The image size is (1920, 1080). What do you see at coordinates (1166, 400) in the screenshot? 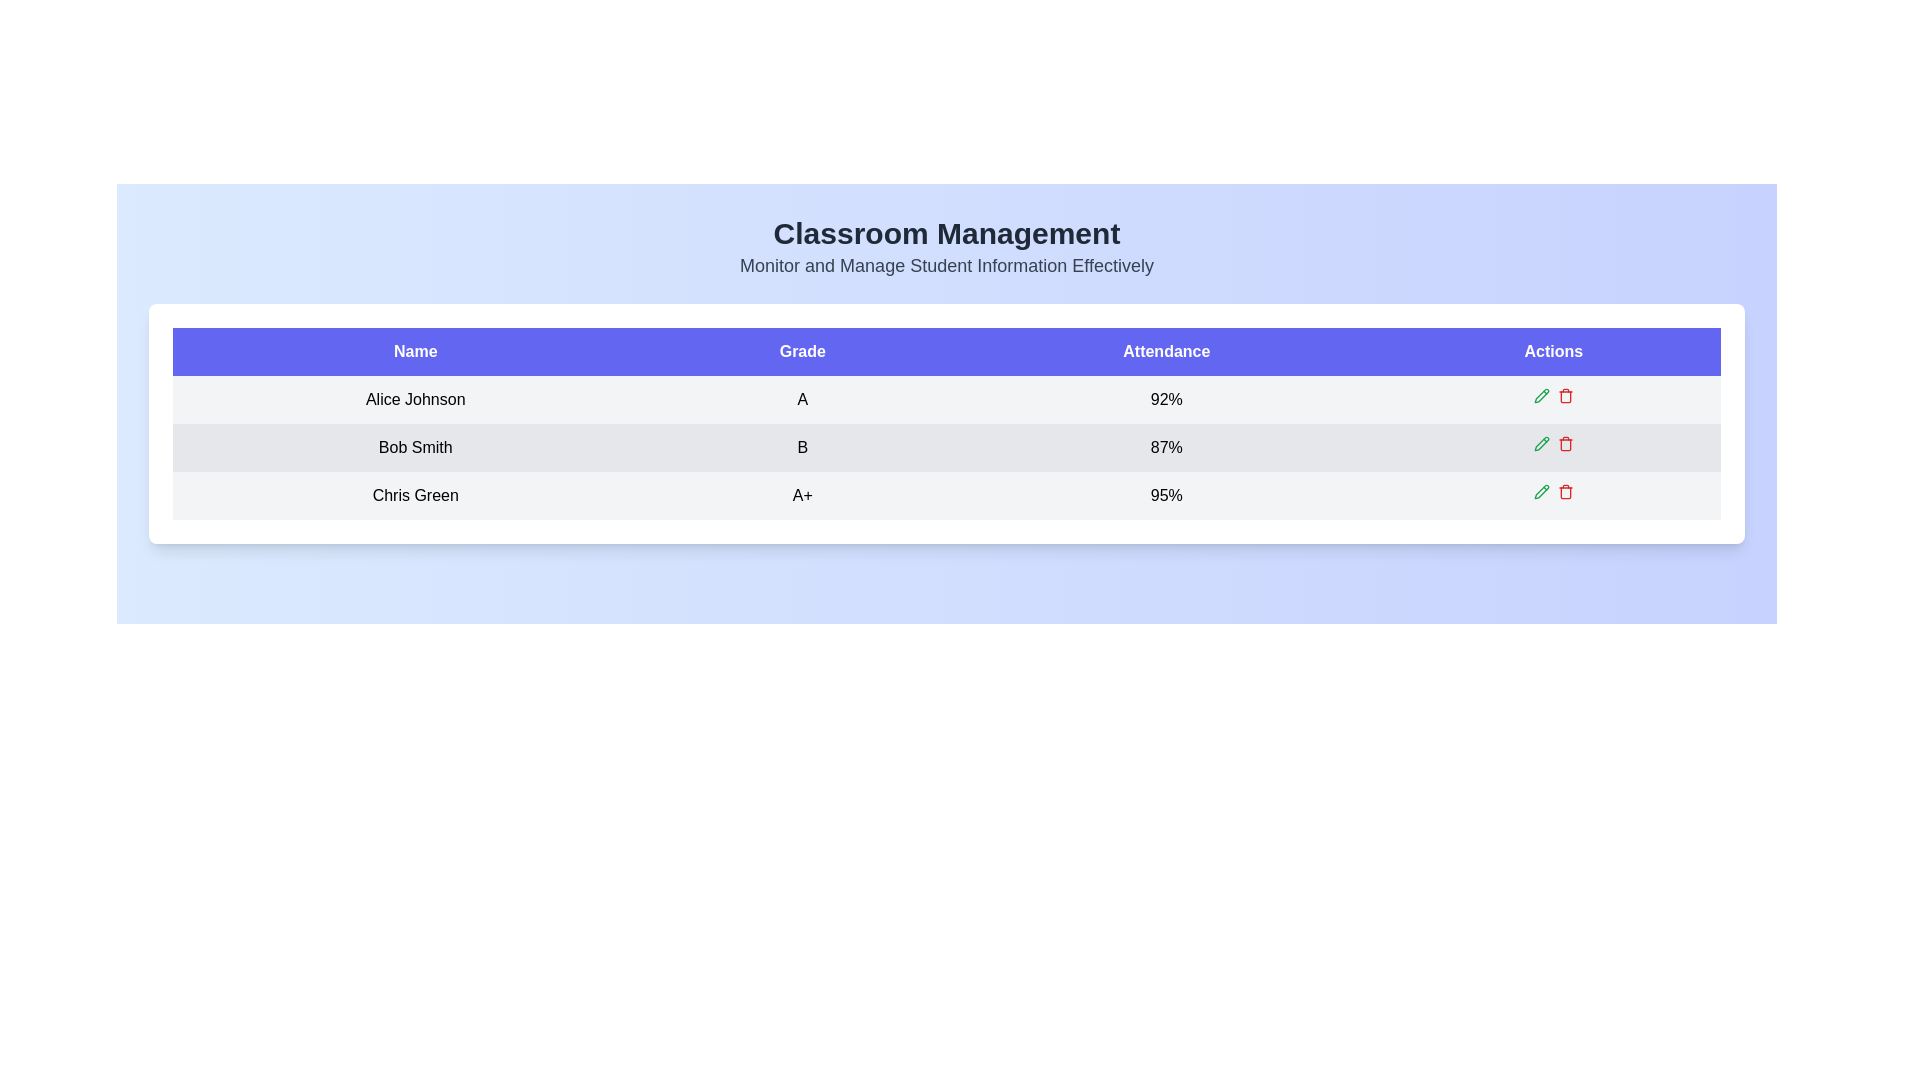
I see `the attendance percentage text '92%' for the individual 'Alice Johnson' located in the Attendance column of the table` at bounding box center [1166, 400].